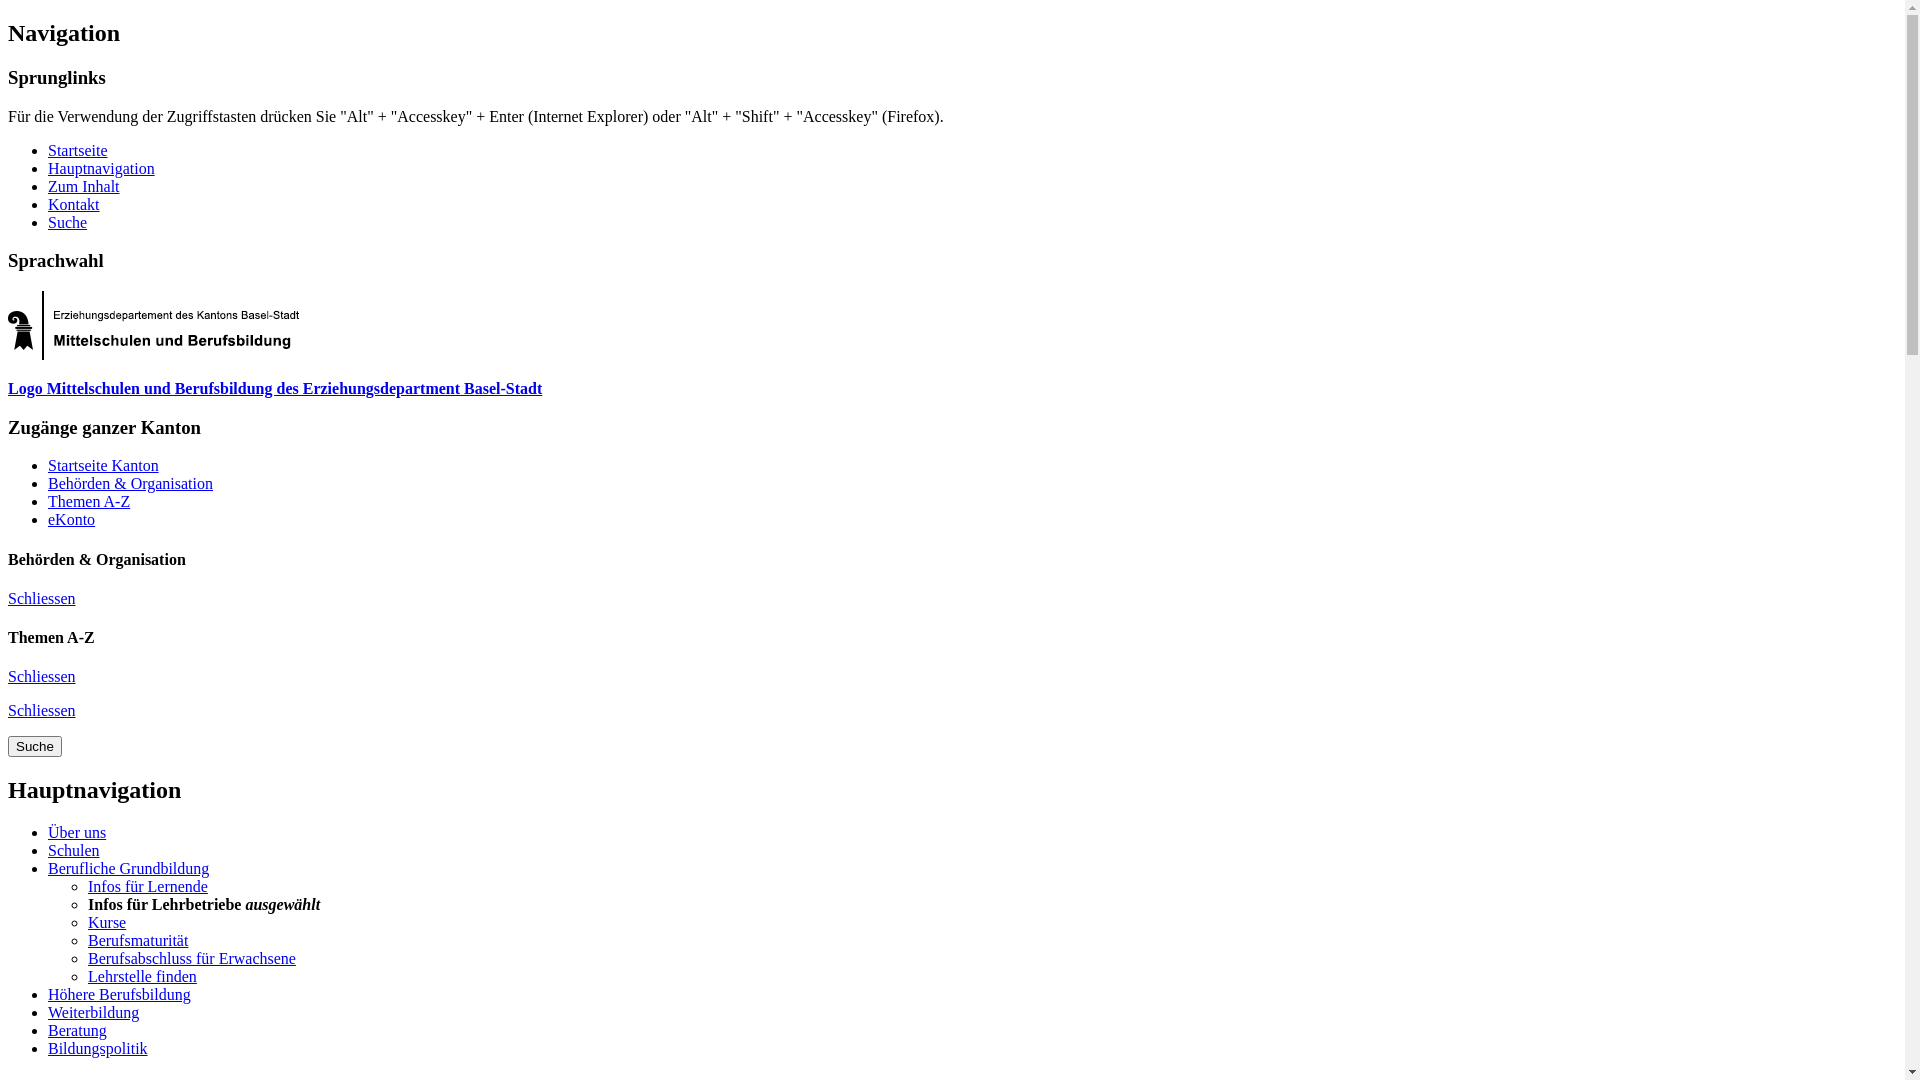  What do you see at coordinates (48, 186) in the screenshot?
I see `'Zum Inhalt'` at bounding box center [48, 186].